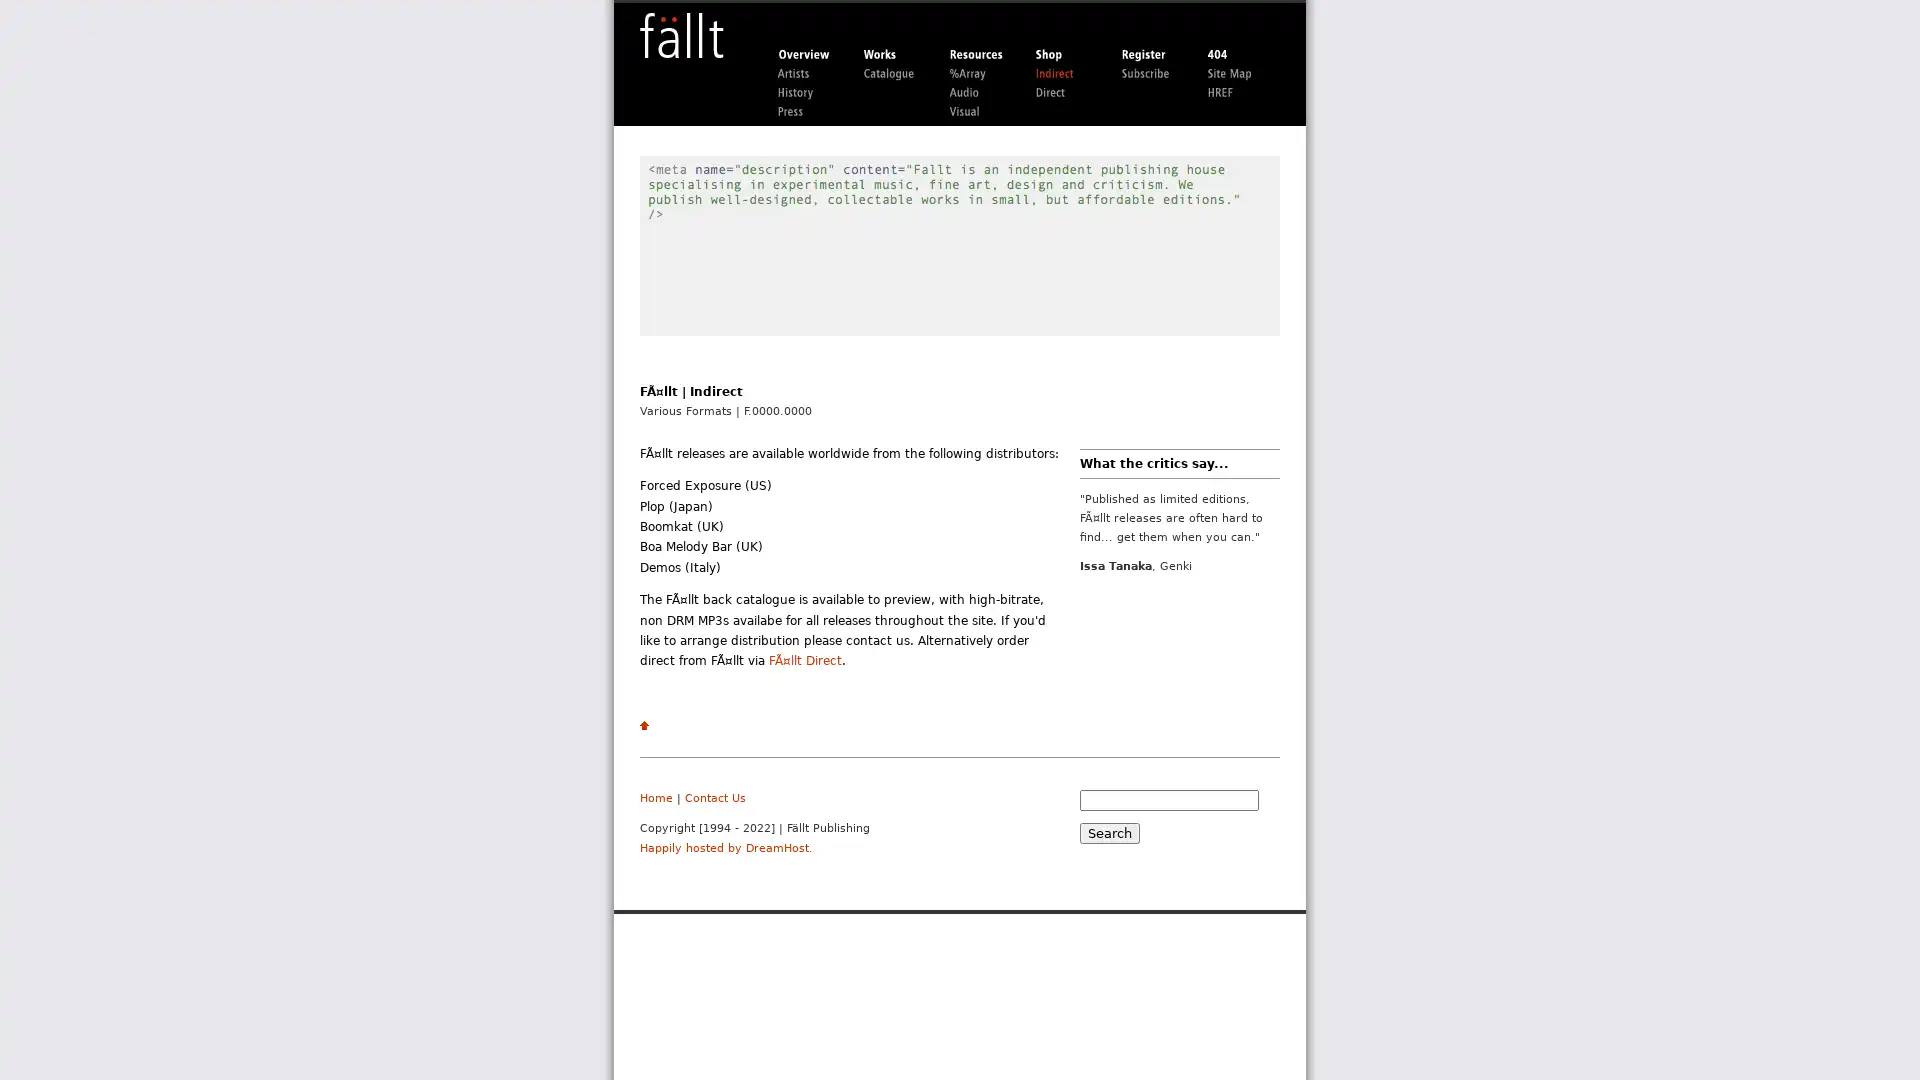 The height and width of the screenshot is (1080, 1920). Describe the element at coordinates (1108, 832) in the screenshot. I see `Search` at that location.